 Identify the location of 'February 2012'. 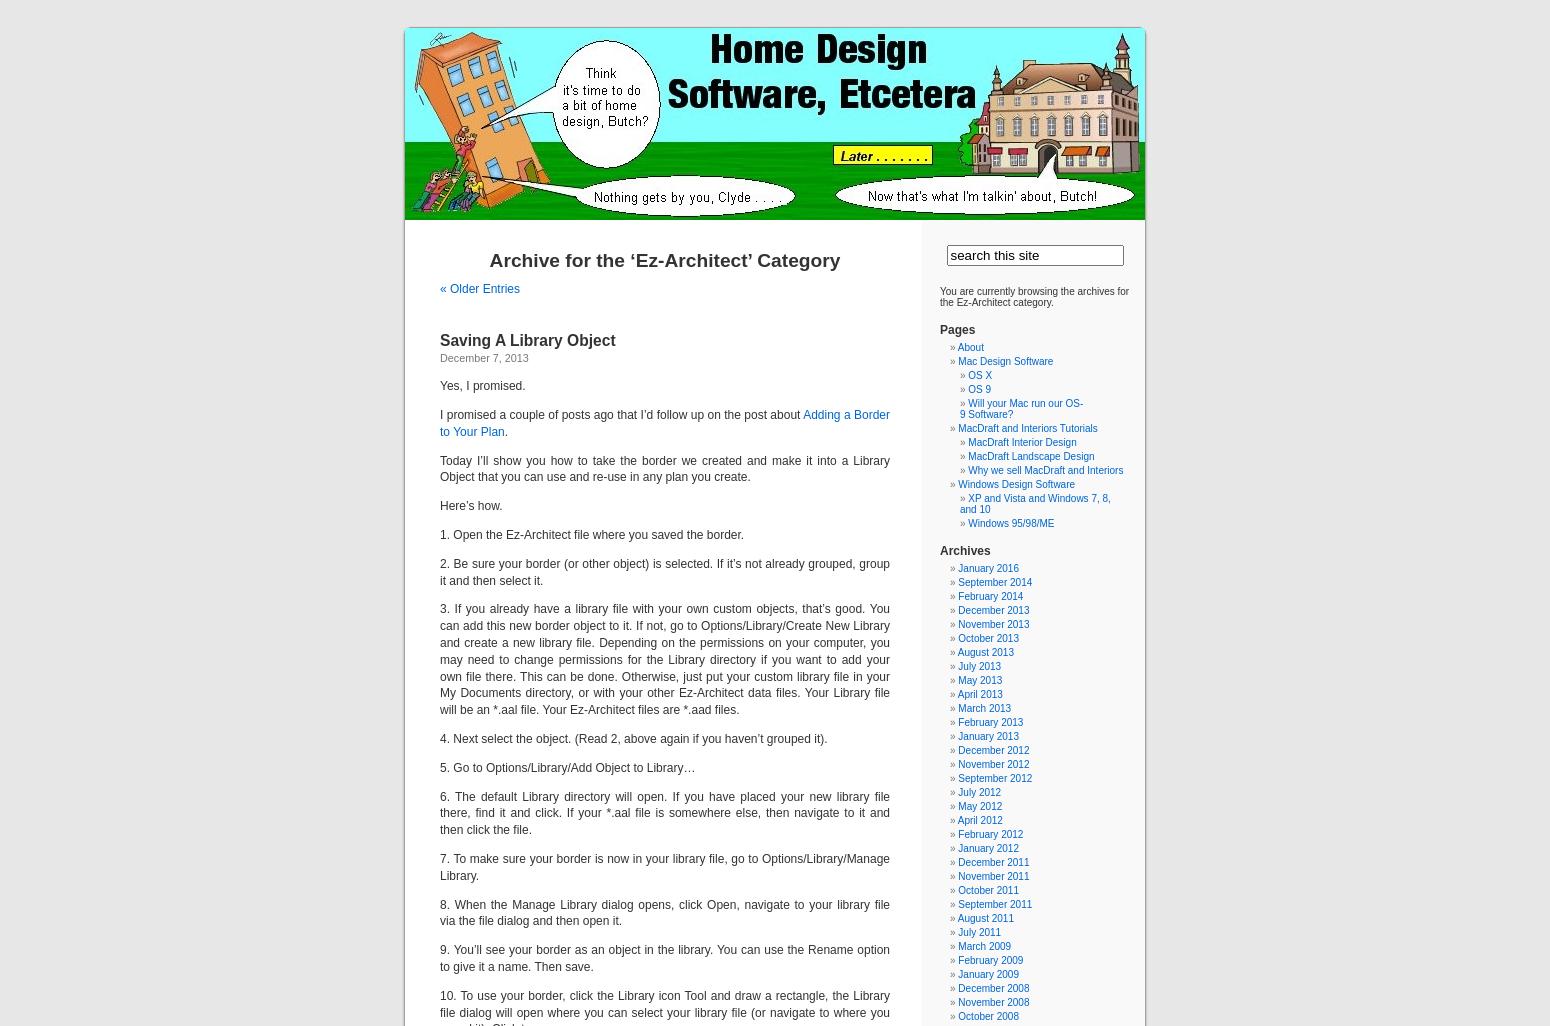
(989, 834).